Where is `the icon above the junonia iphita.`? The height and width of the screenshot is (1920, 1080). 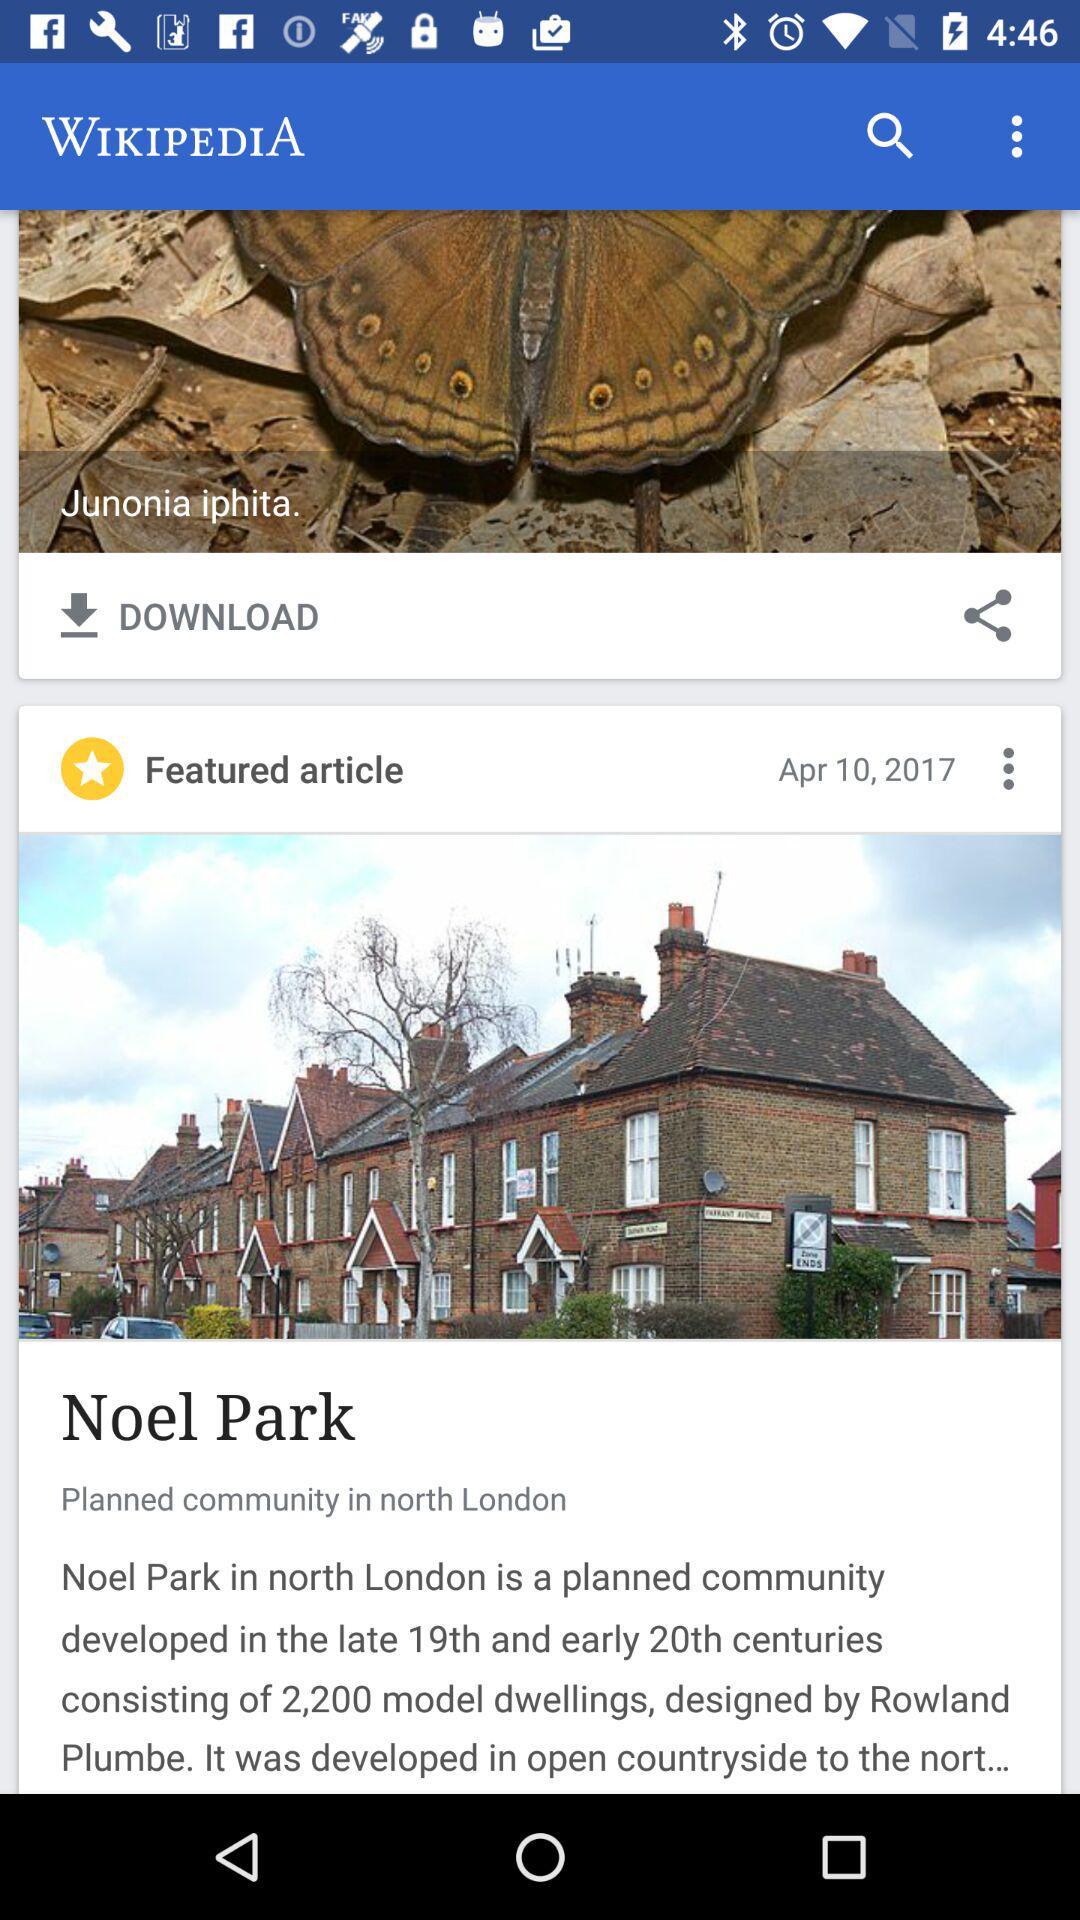
the icon above the junonia iphita. is located at coordinates (890, 135).